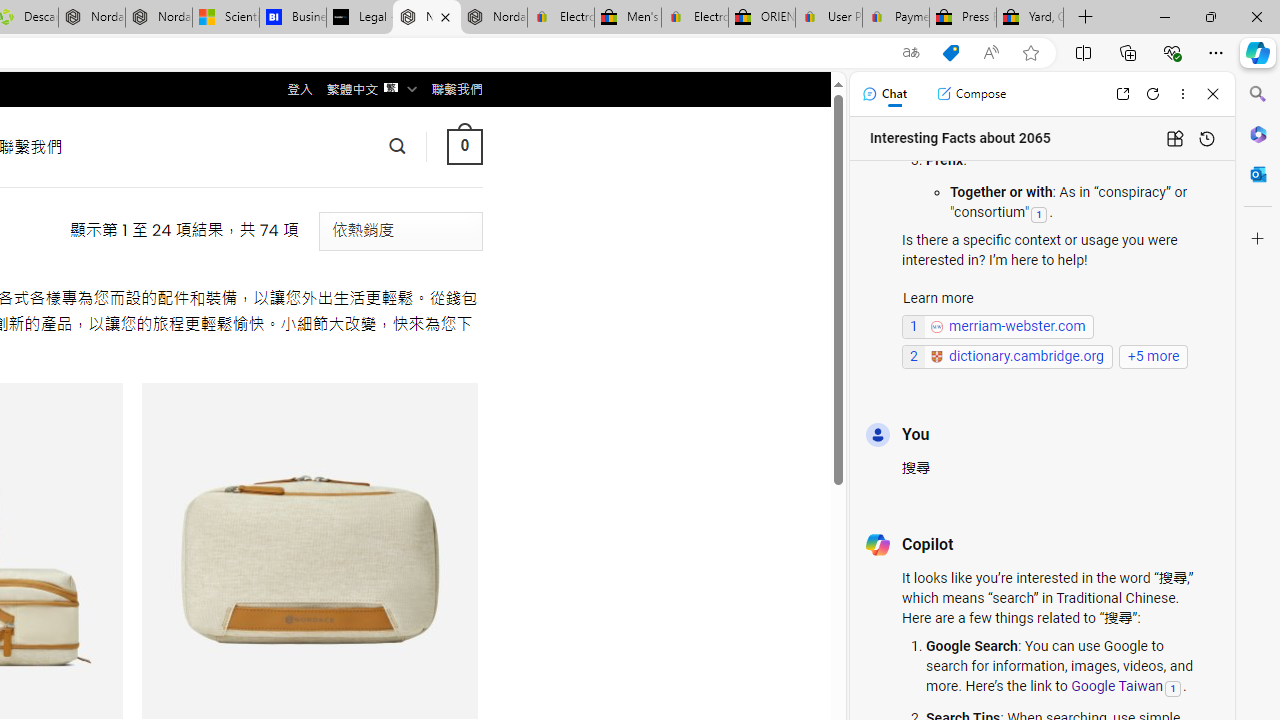 Image resolution: width=1280 pixels, height=720 pixels. What do you see at coordinates (1257, 173) in the screenshot?
I see `'Outlook'` at bounding box center [1257, 173].